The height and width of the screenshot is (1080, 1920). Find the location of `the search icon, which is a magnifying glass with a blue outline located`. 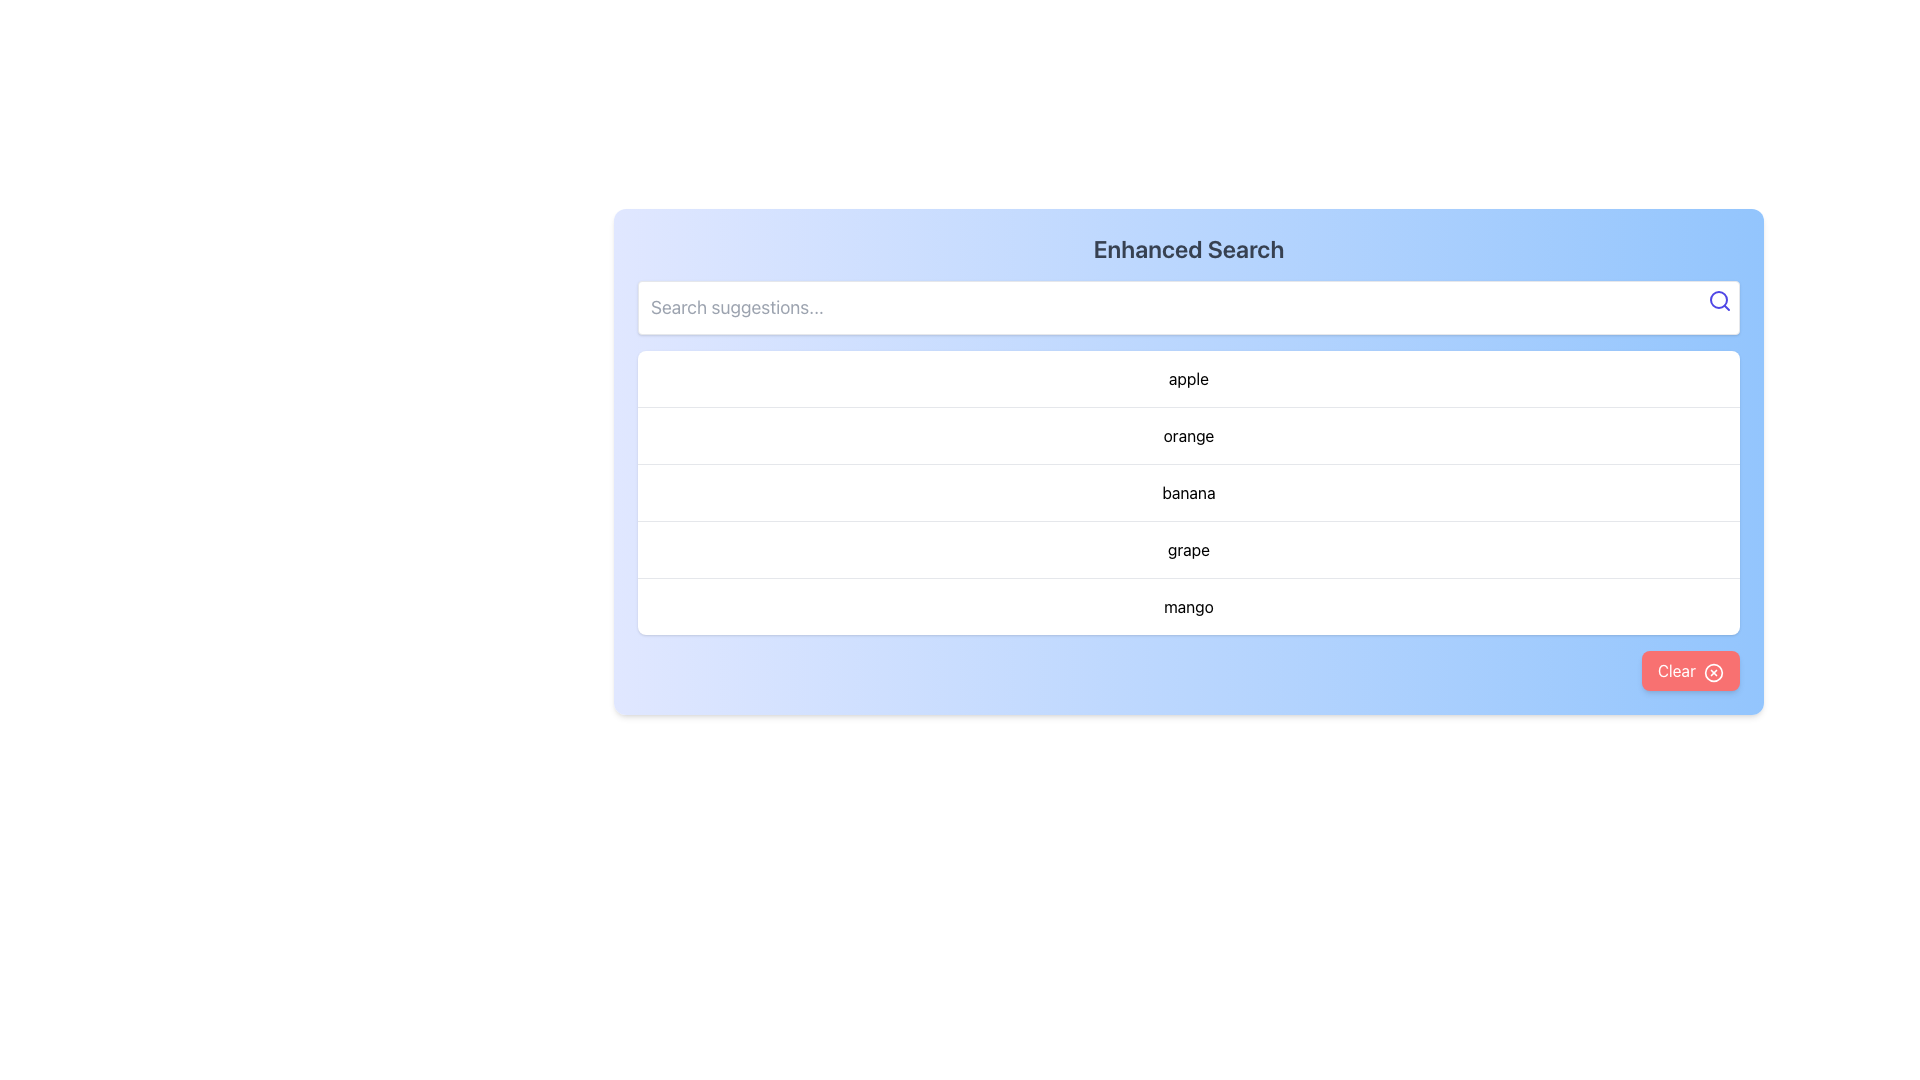

the search icon, which is a magnifying glass with a blue outline located is located at coordinates (1718, 300).